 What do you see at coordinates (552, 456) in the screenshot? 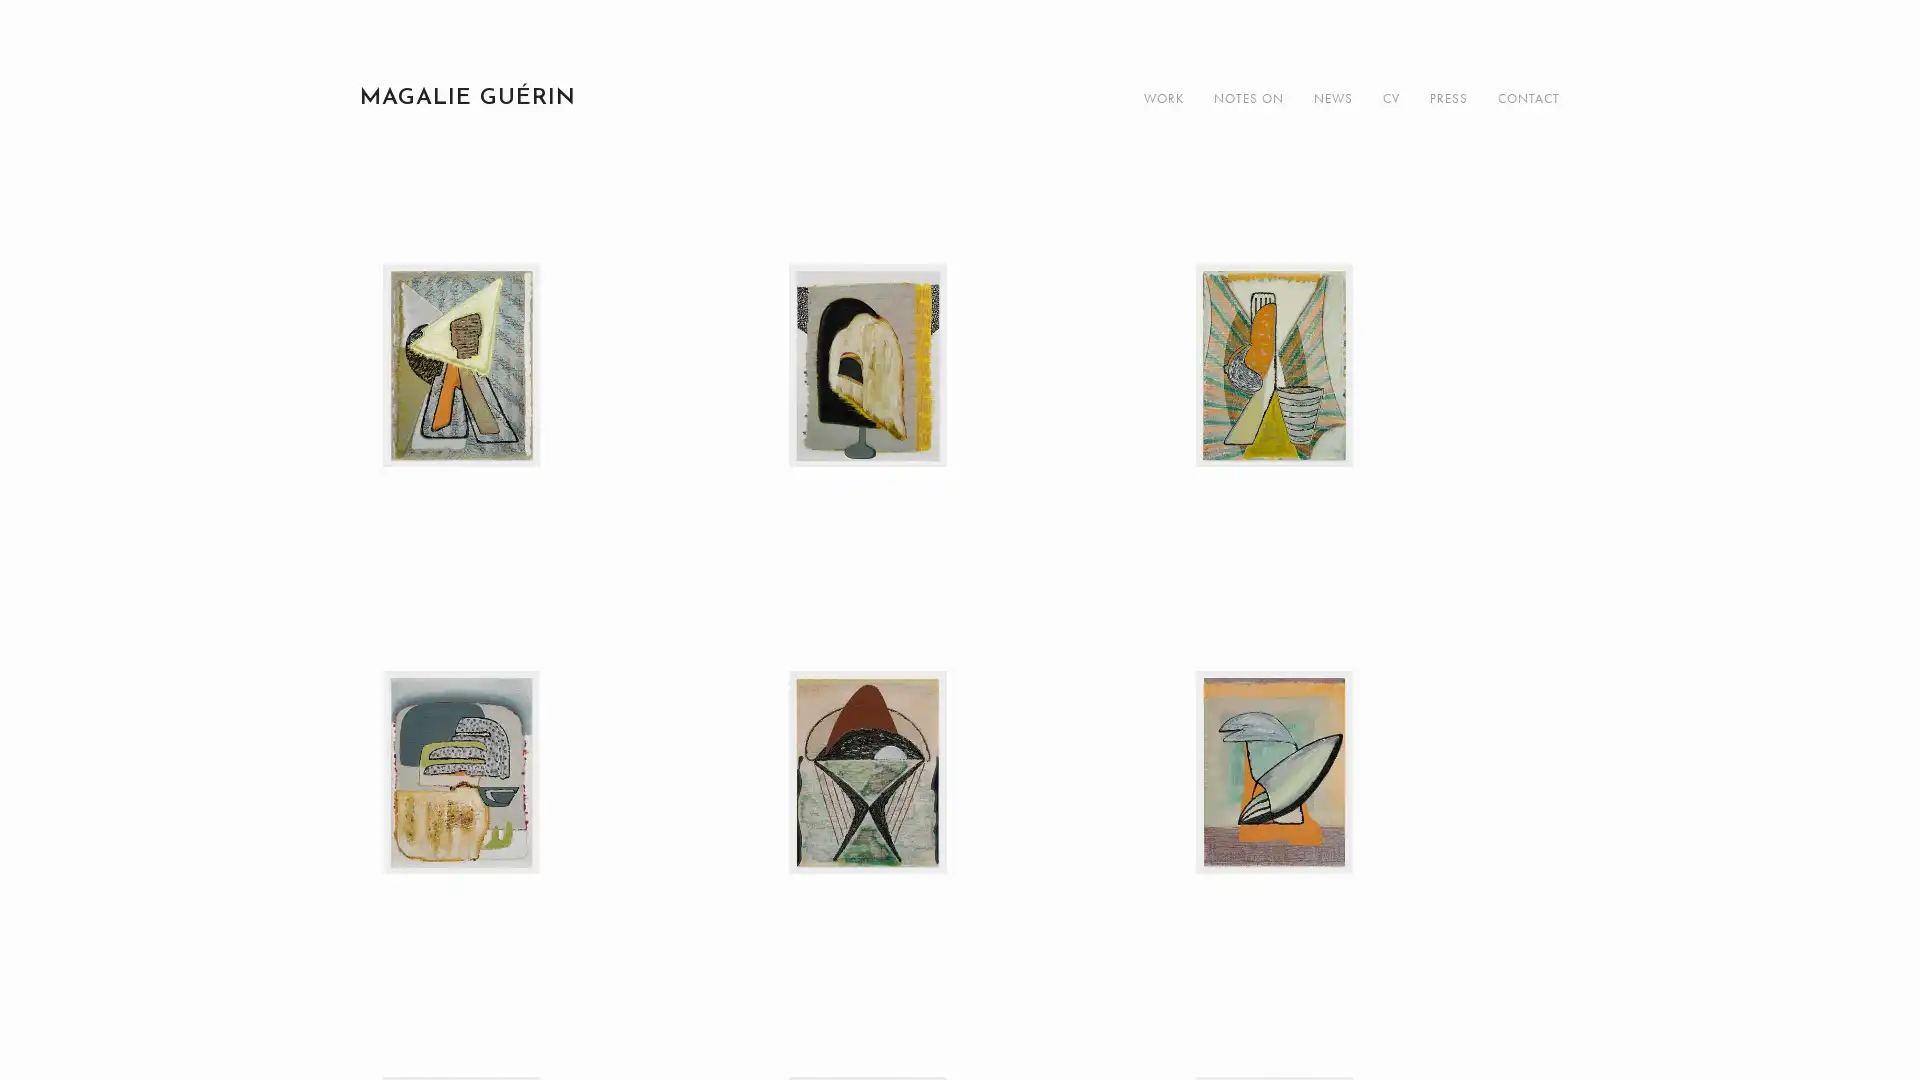
I see `View fullsize Untitled (quarantine painting 01), 2020` at bounding box center [552, 456].